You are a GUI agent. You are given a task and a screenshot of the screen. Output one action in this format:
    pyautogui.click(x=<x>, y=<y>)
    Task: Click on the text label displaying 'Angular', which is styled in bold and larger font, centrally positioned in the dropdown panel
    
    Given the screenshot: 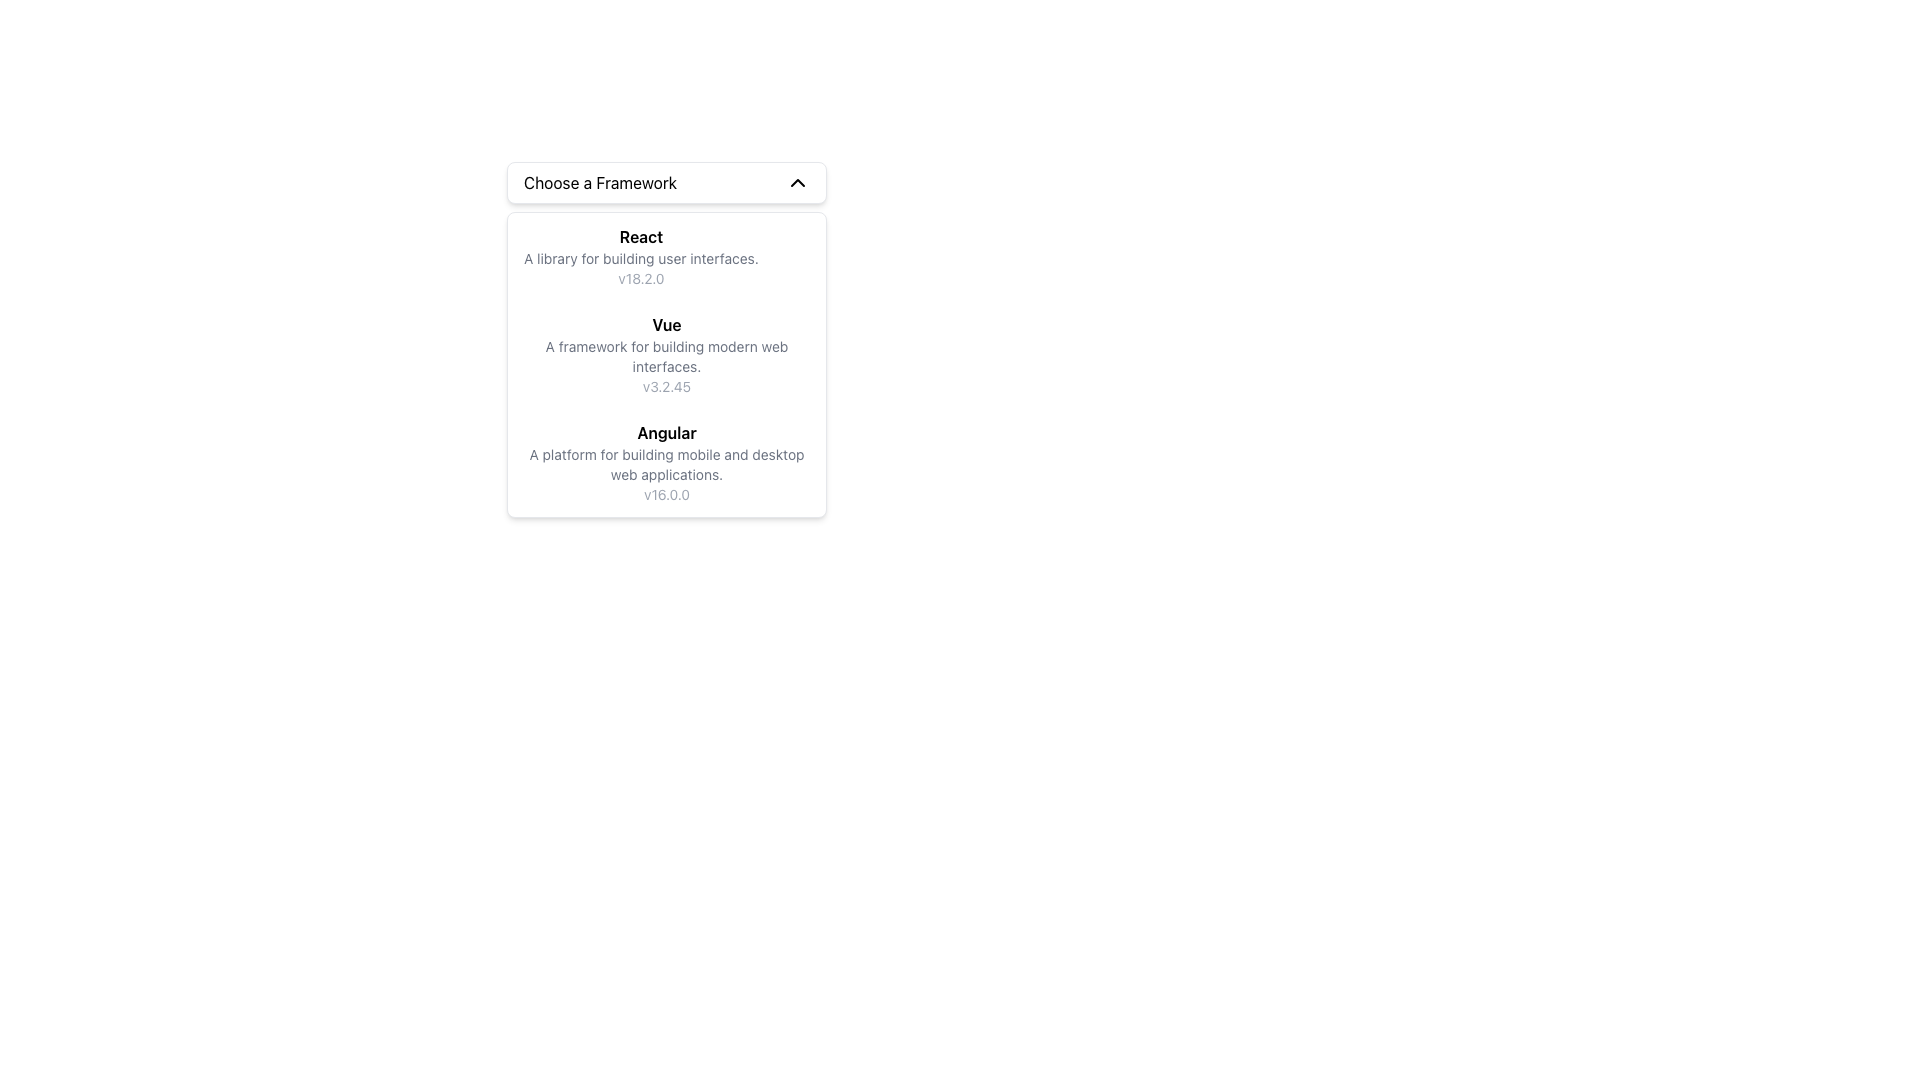 What is the action you would take?
    pyautogui.click(x=667, y=431)
    